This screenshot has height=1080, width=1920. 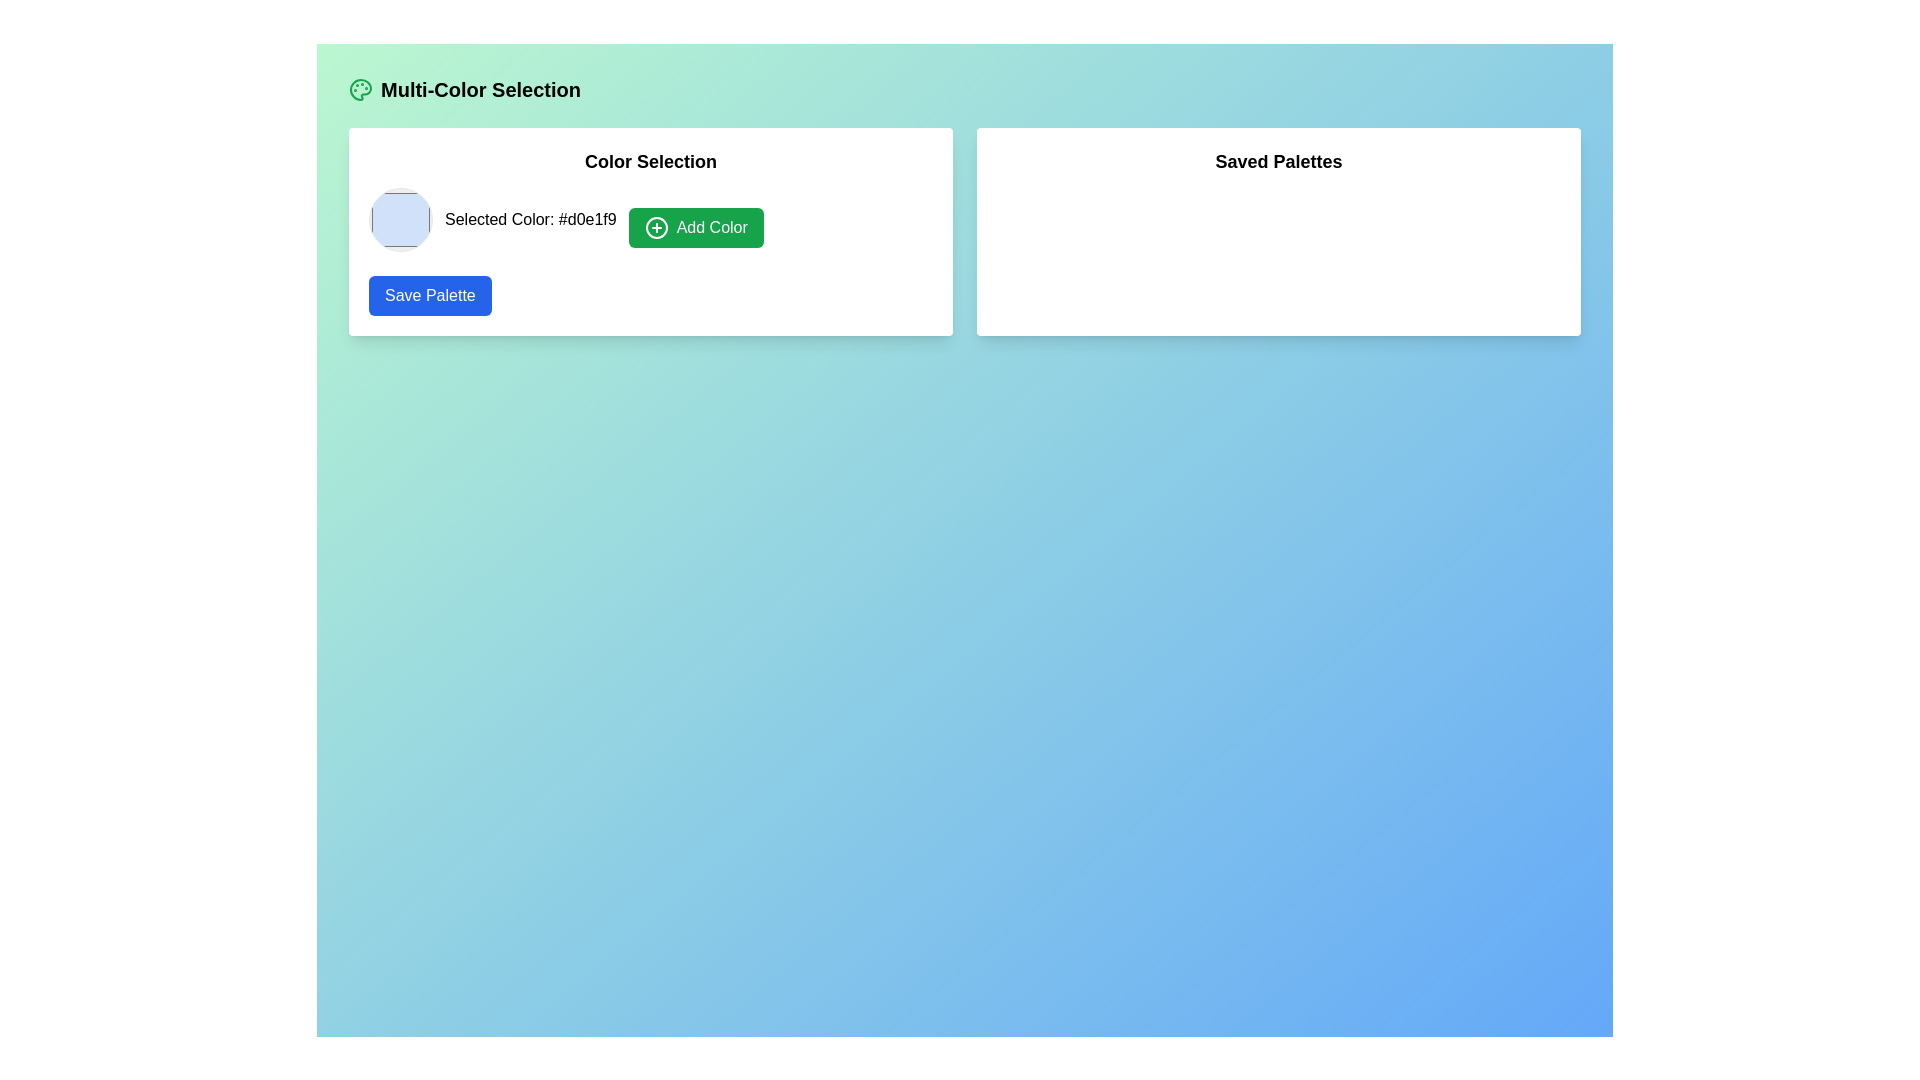 I want to click on the SVG circle that is part of the 'Add Color' button, which features a green circular outline and a plus sign, located in the 'Color Selection' section, so click(x=656, y=226).